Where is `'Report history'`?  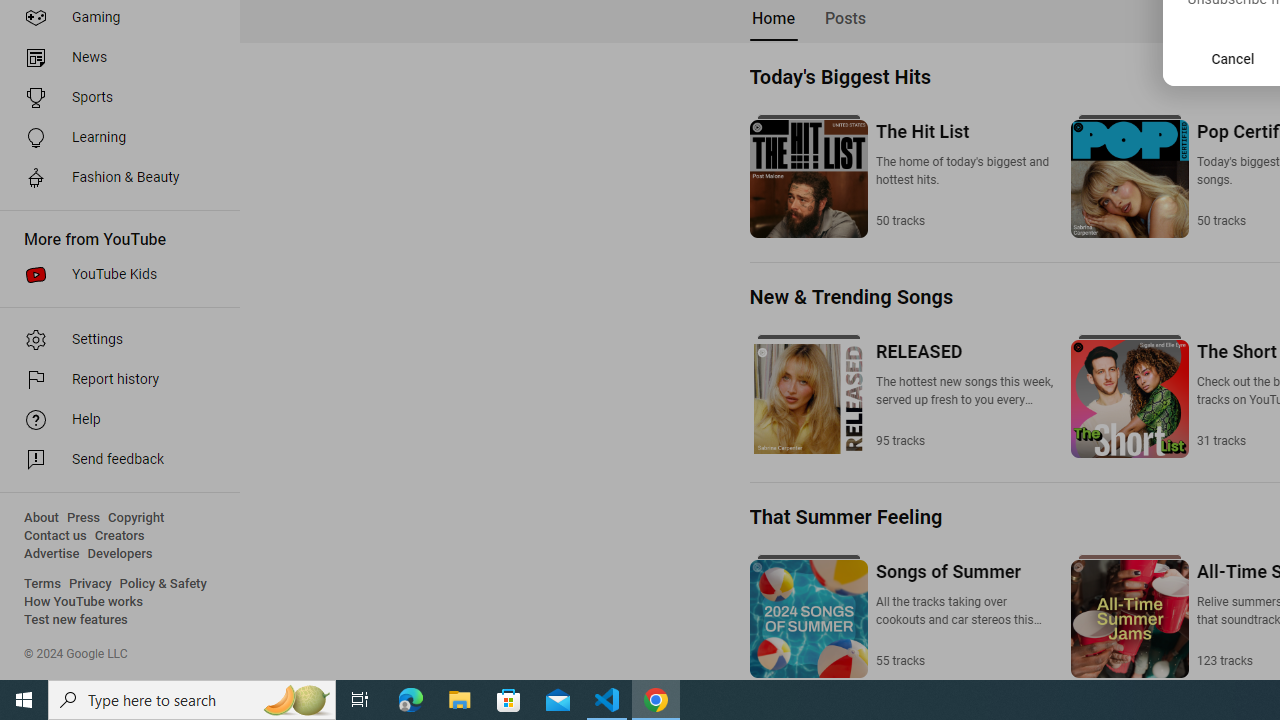 'Report history' is located at coordinates (112, 380).